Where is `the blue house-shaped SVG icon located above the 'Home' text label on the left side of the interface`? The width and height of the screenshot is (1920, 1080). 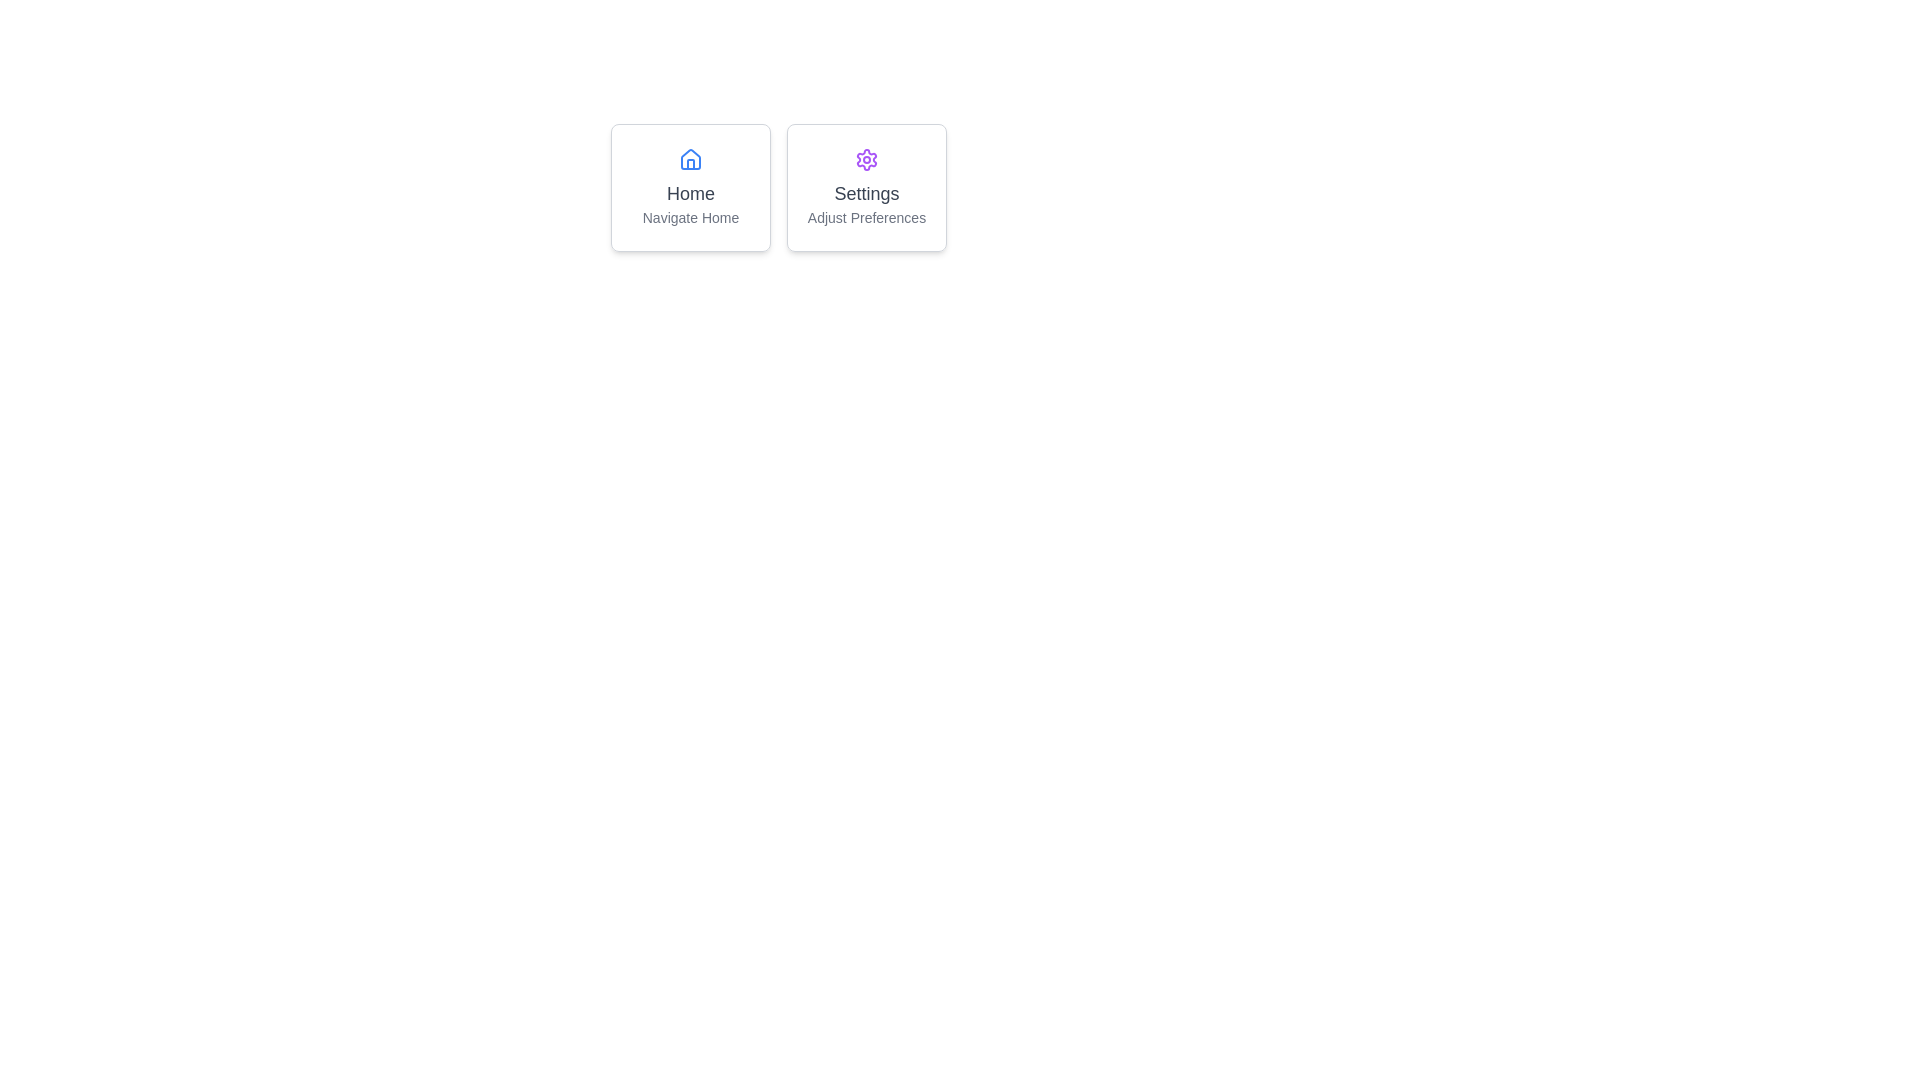
the blue house-shaped SVG icon located above the 'Home' text label on the left side of the interface is located at coordinates (691, 157).